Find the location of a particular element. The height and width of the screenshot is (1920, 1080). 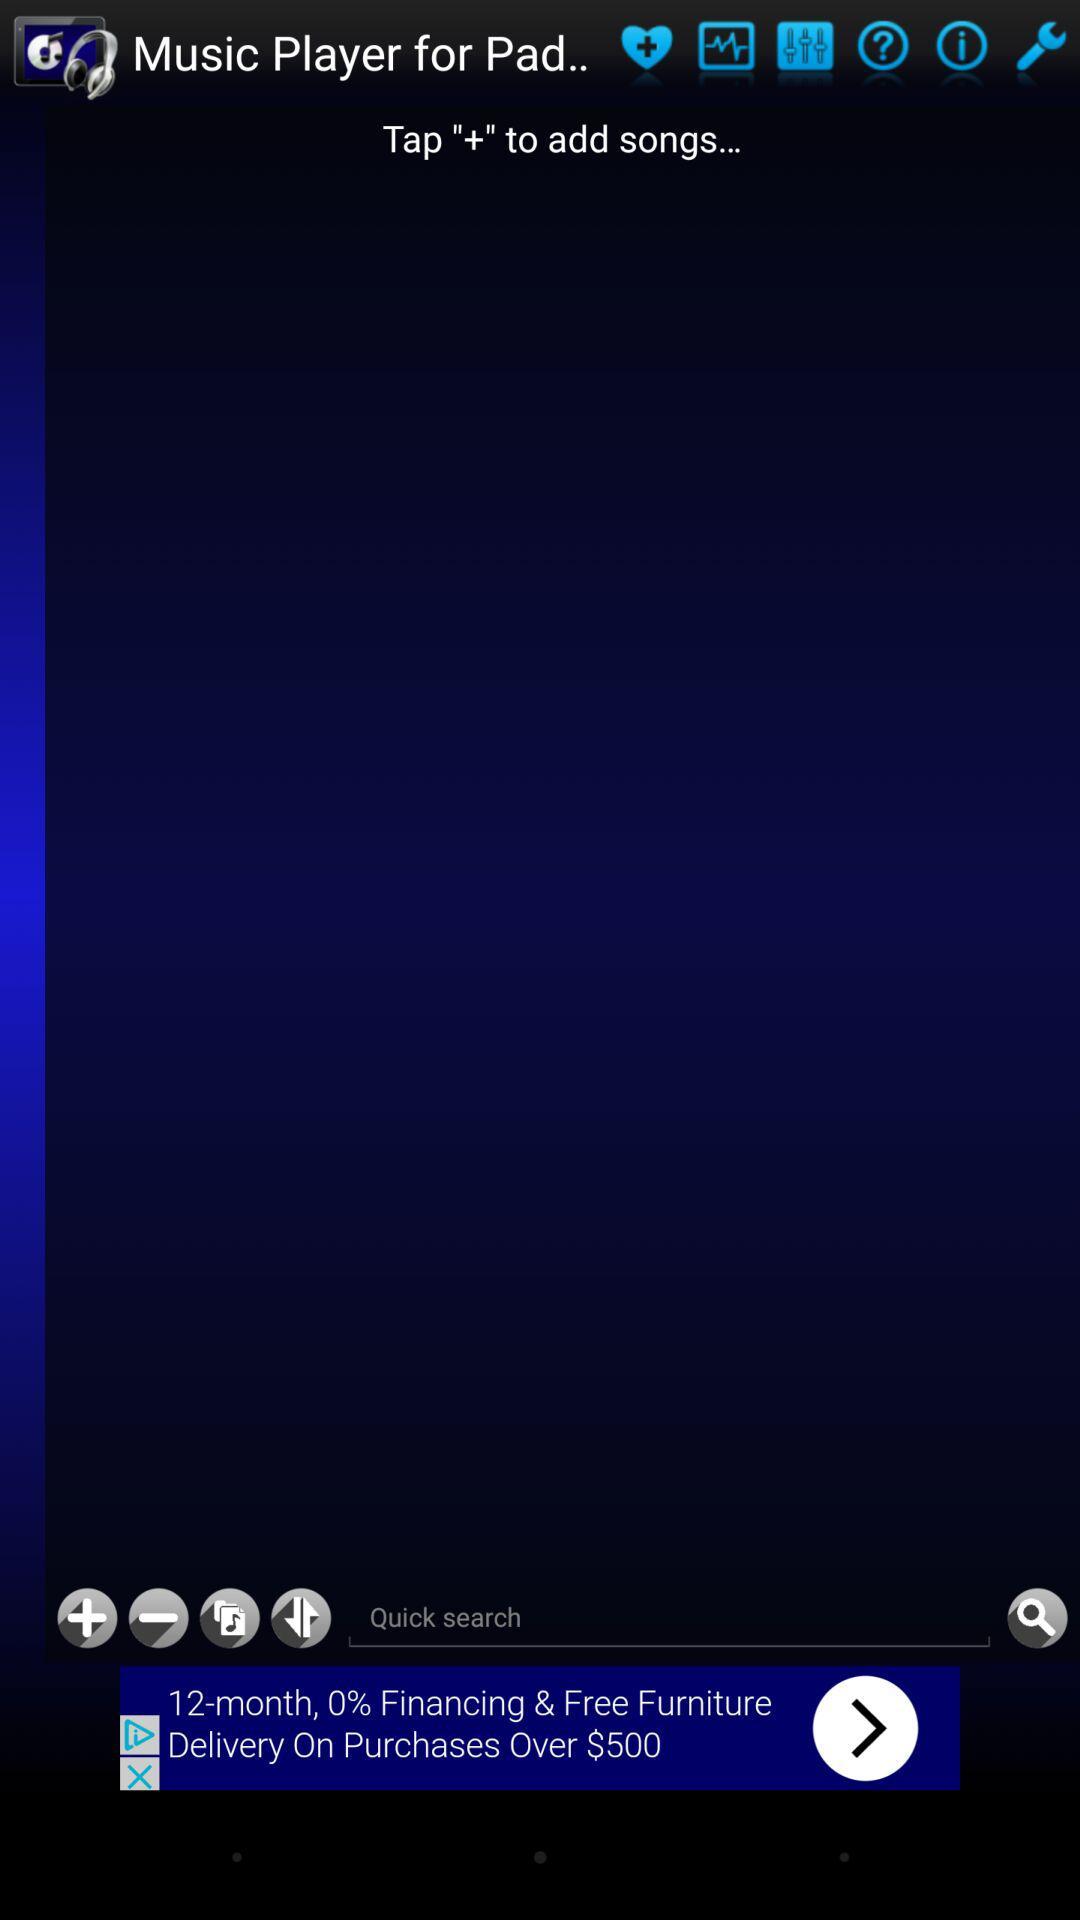

quick page is located at coordinates (301, 1618).